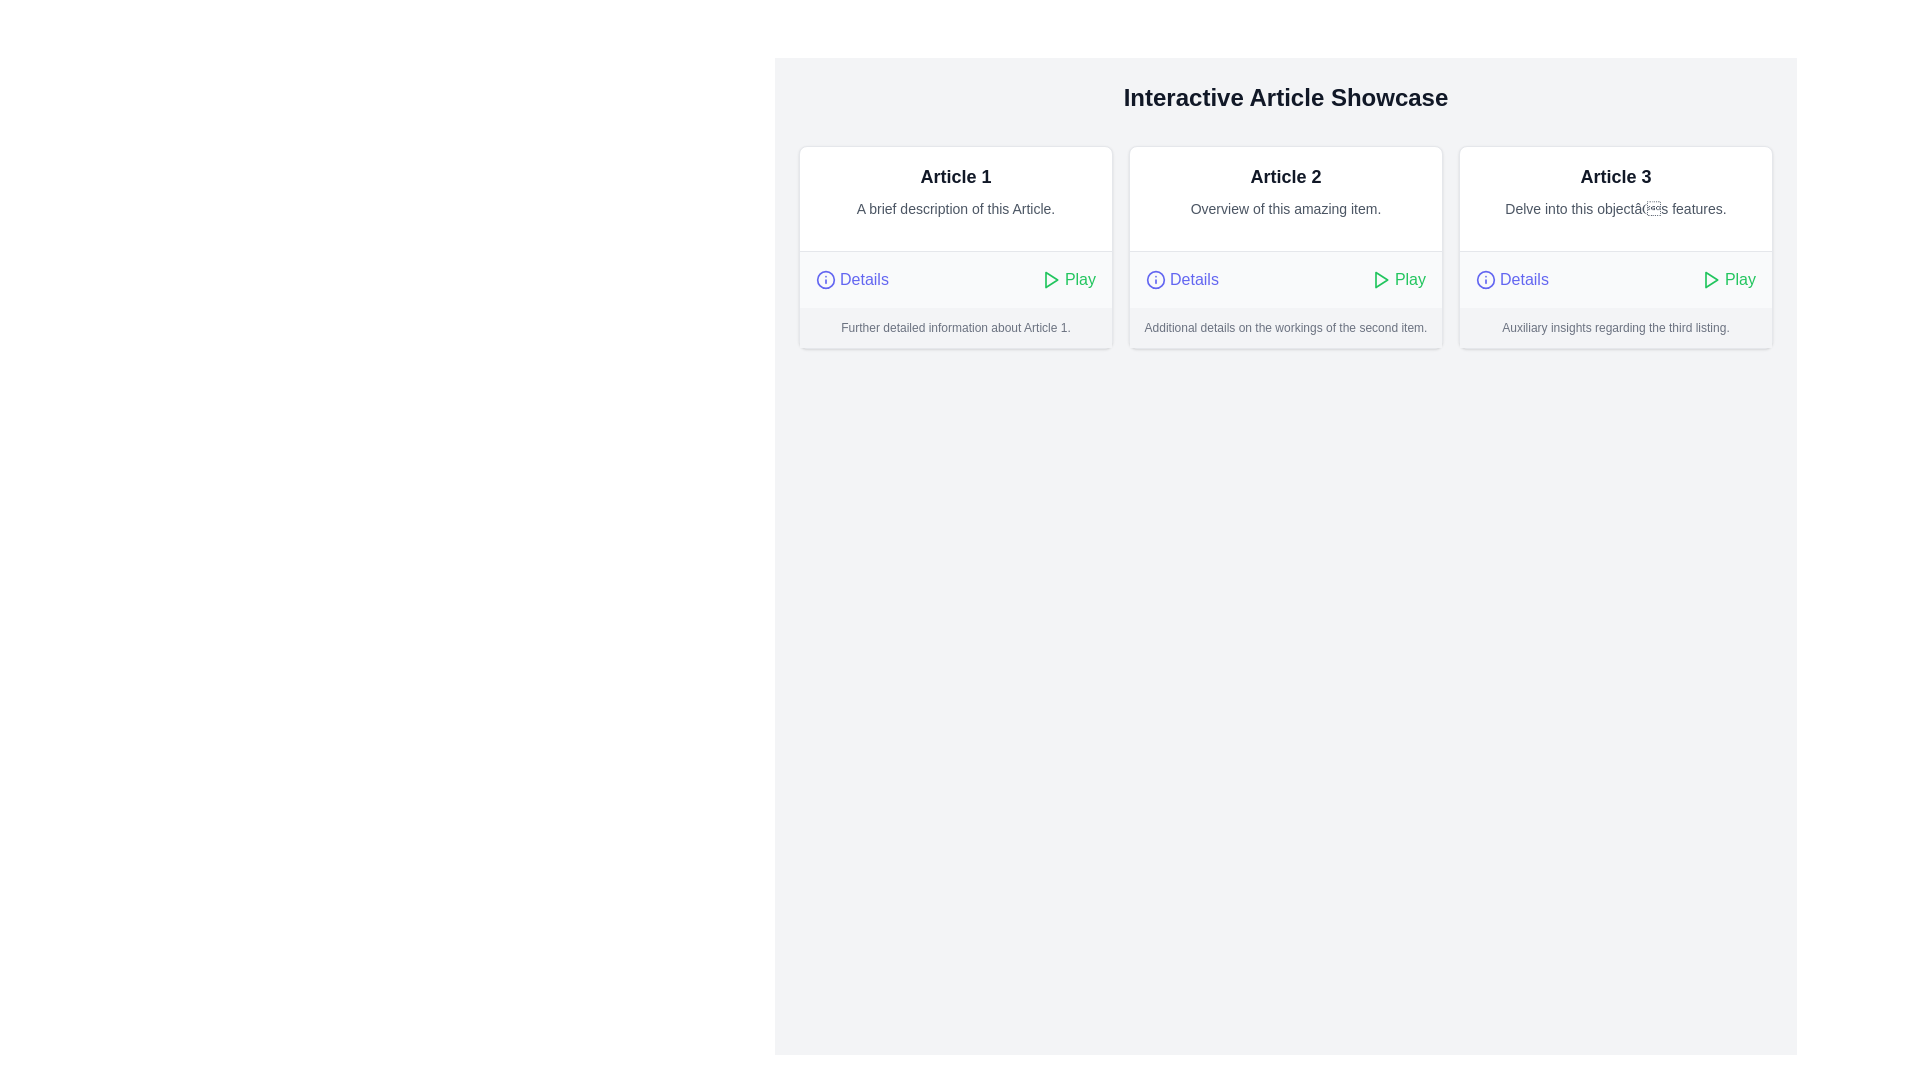  Describe the element at coordinates (1286, 278) in the screenshot. I see `the 'Play' button located in the Navigation/Action bar at the bottom of 'Article 2' to initiate the related action` at that location.